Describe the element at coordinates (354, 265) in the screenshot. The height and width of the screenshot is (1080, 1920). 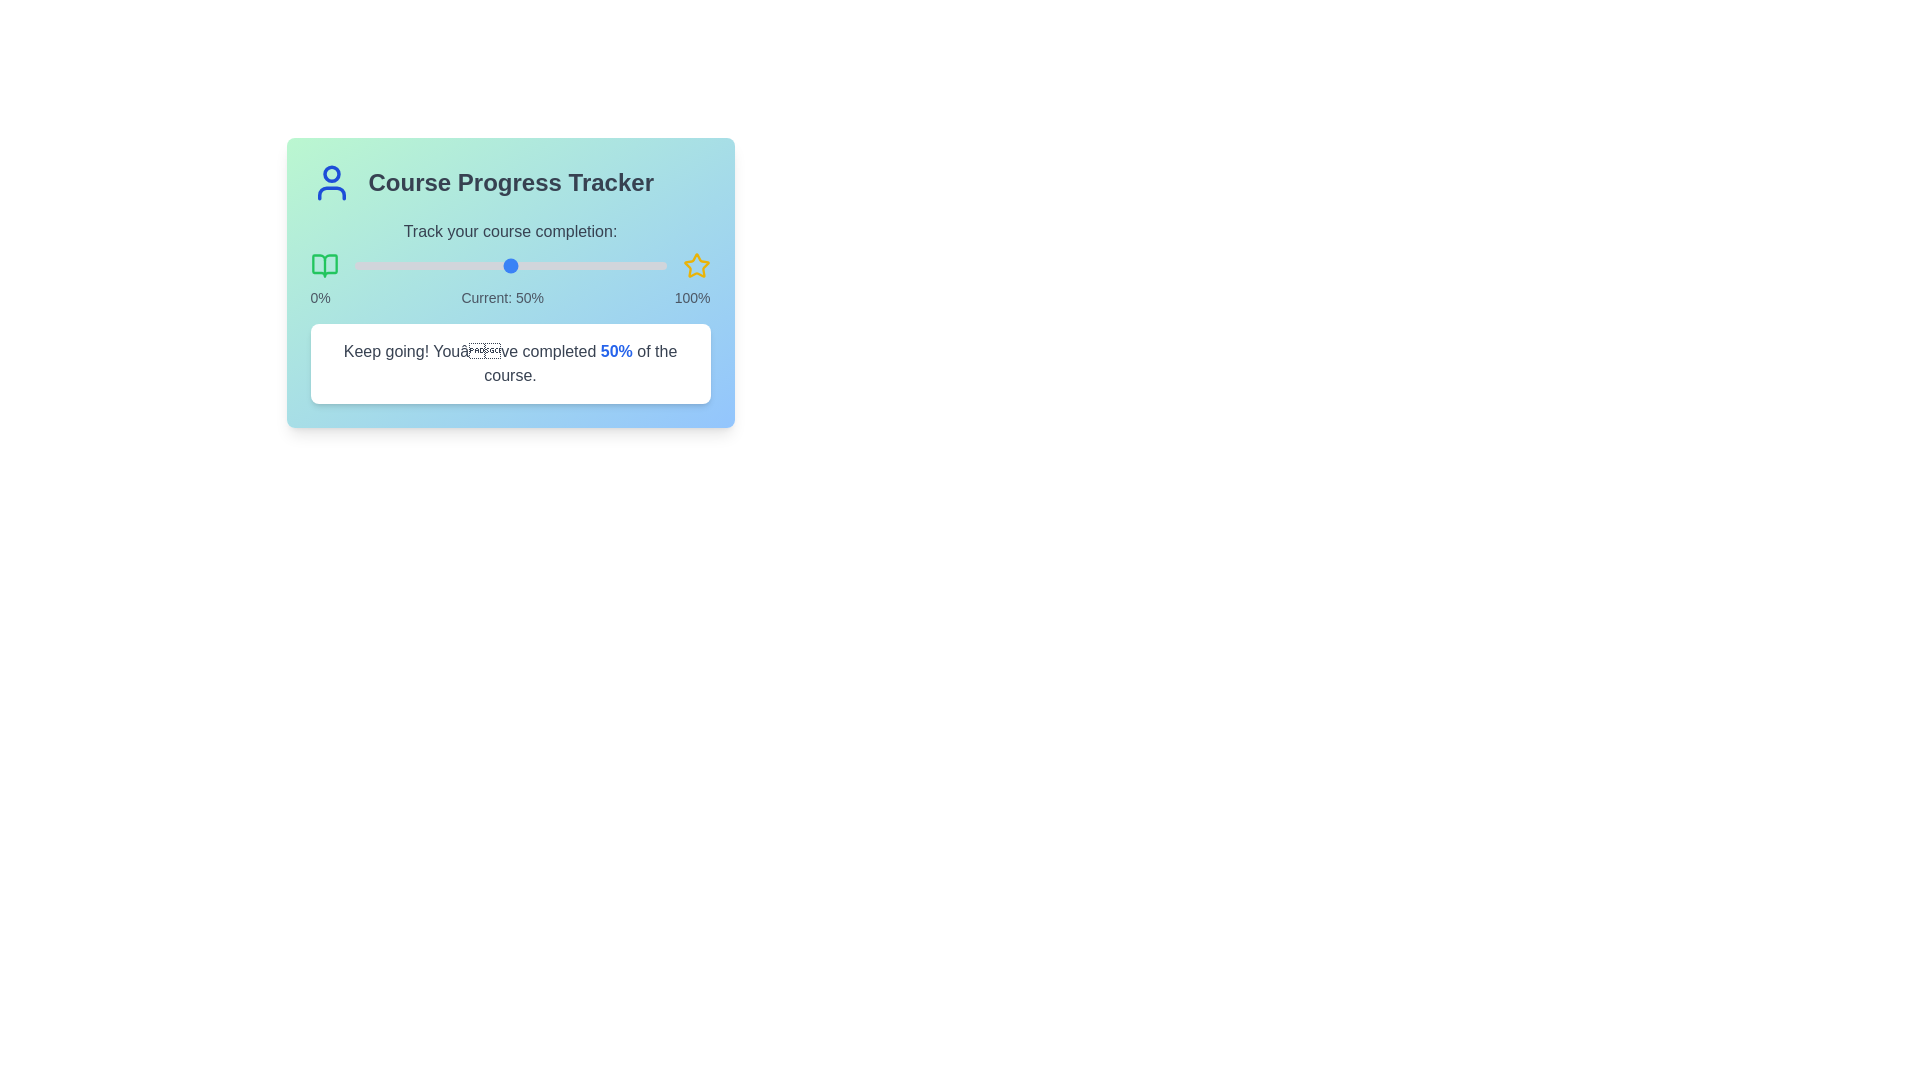
I see `the progress slider to 0% completion` at that location.